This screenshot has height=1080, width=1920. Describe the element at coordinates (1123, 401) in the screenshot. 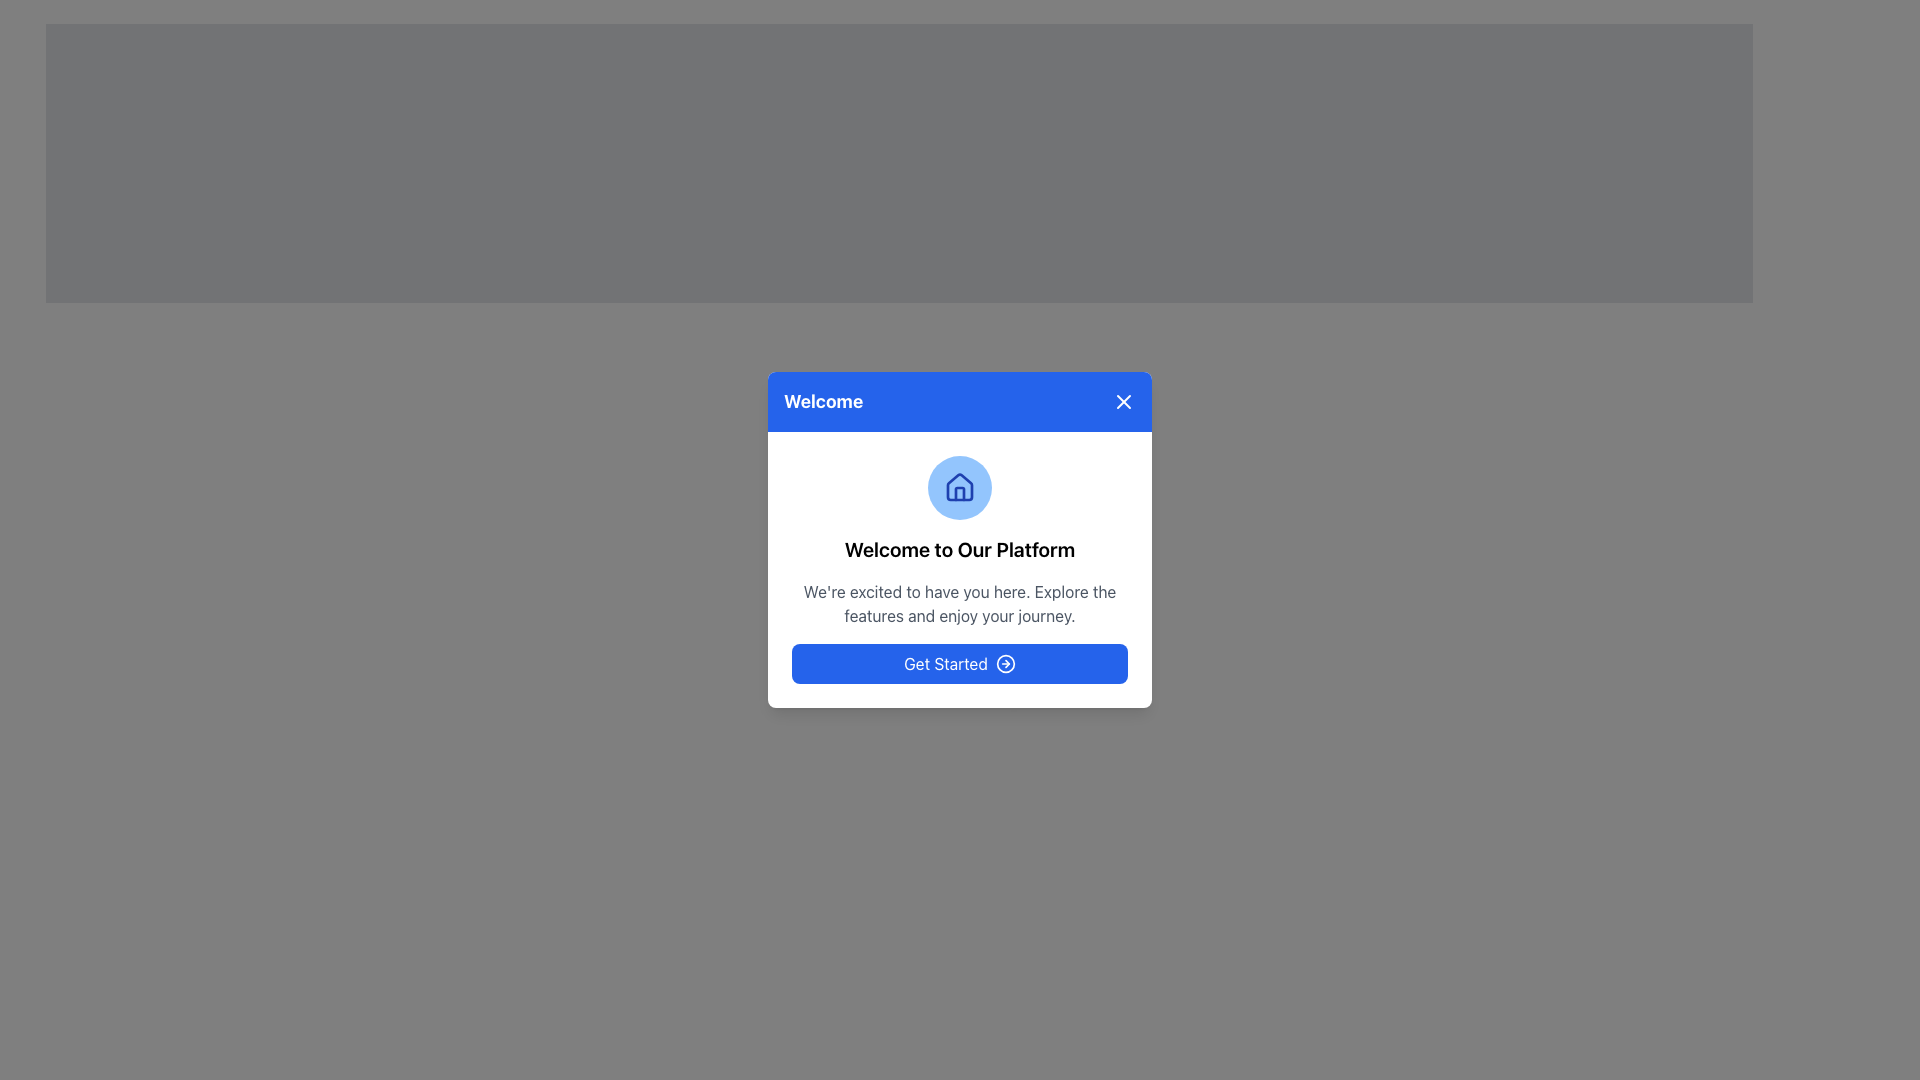

I see `the close button represented by a stylized 'X' located in the top-right corner of the blue header section labeled 'Welcome'` at that location.